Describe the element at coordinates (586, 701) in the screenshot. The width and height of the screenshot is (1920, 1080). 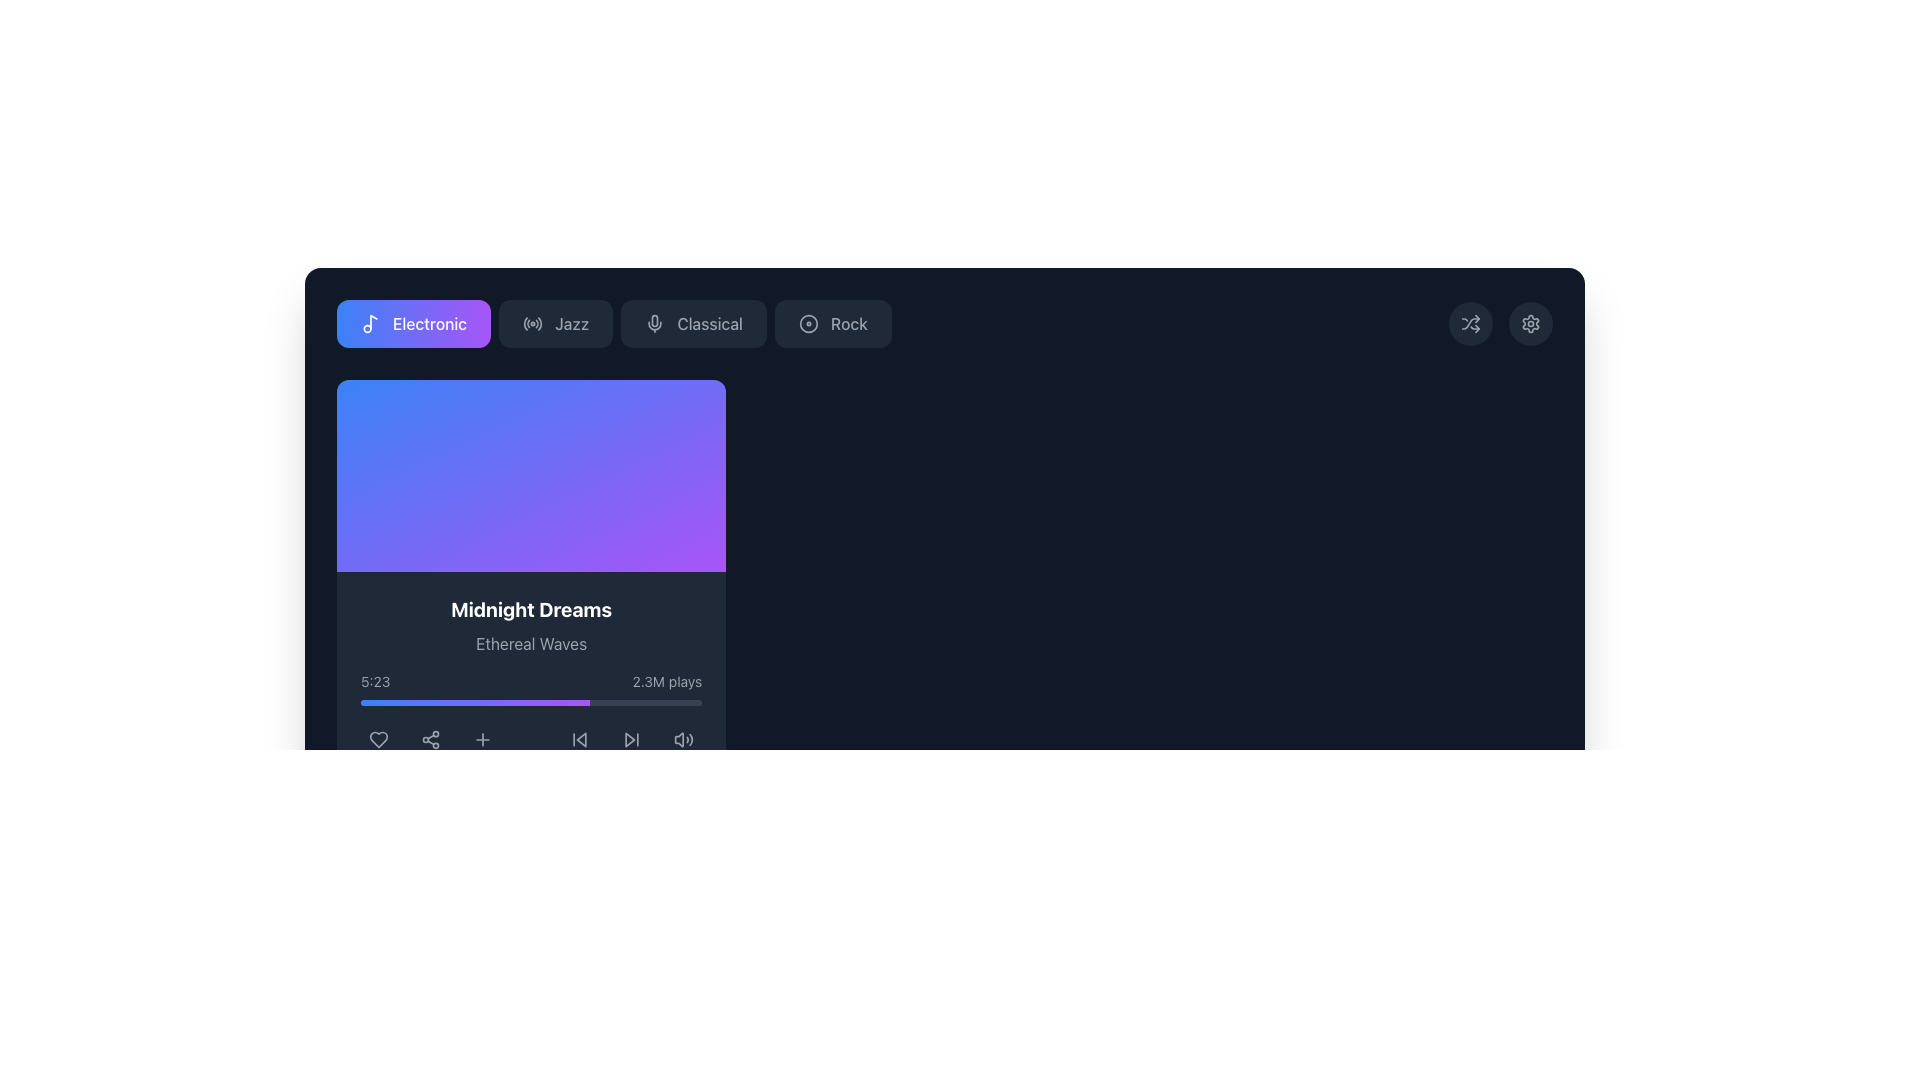
I see `the slider value` at that location.